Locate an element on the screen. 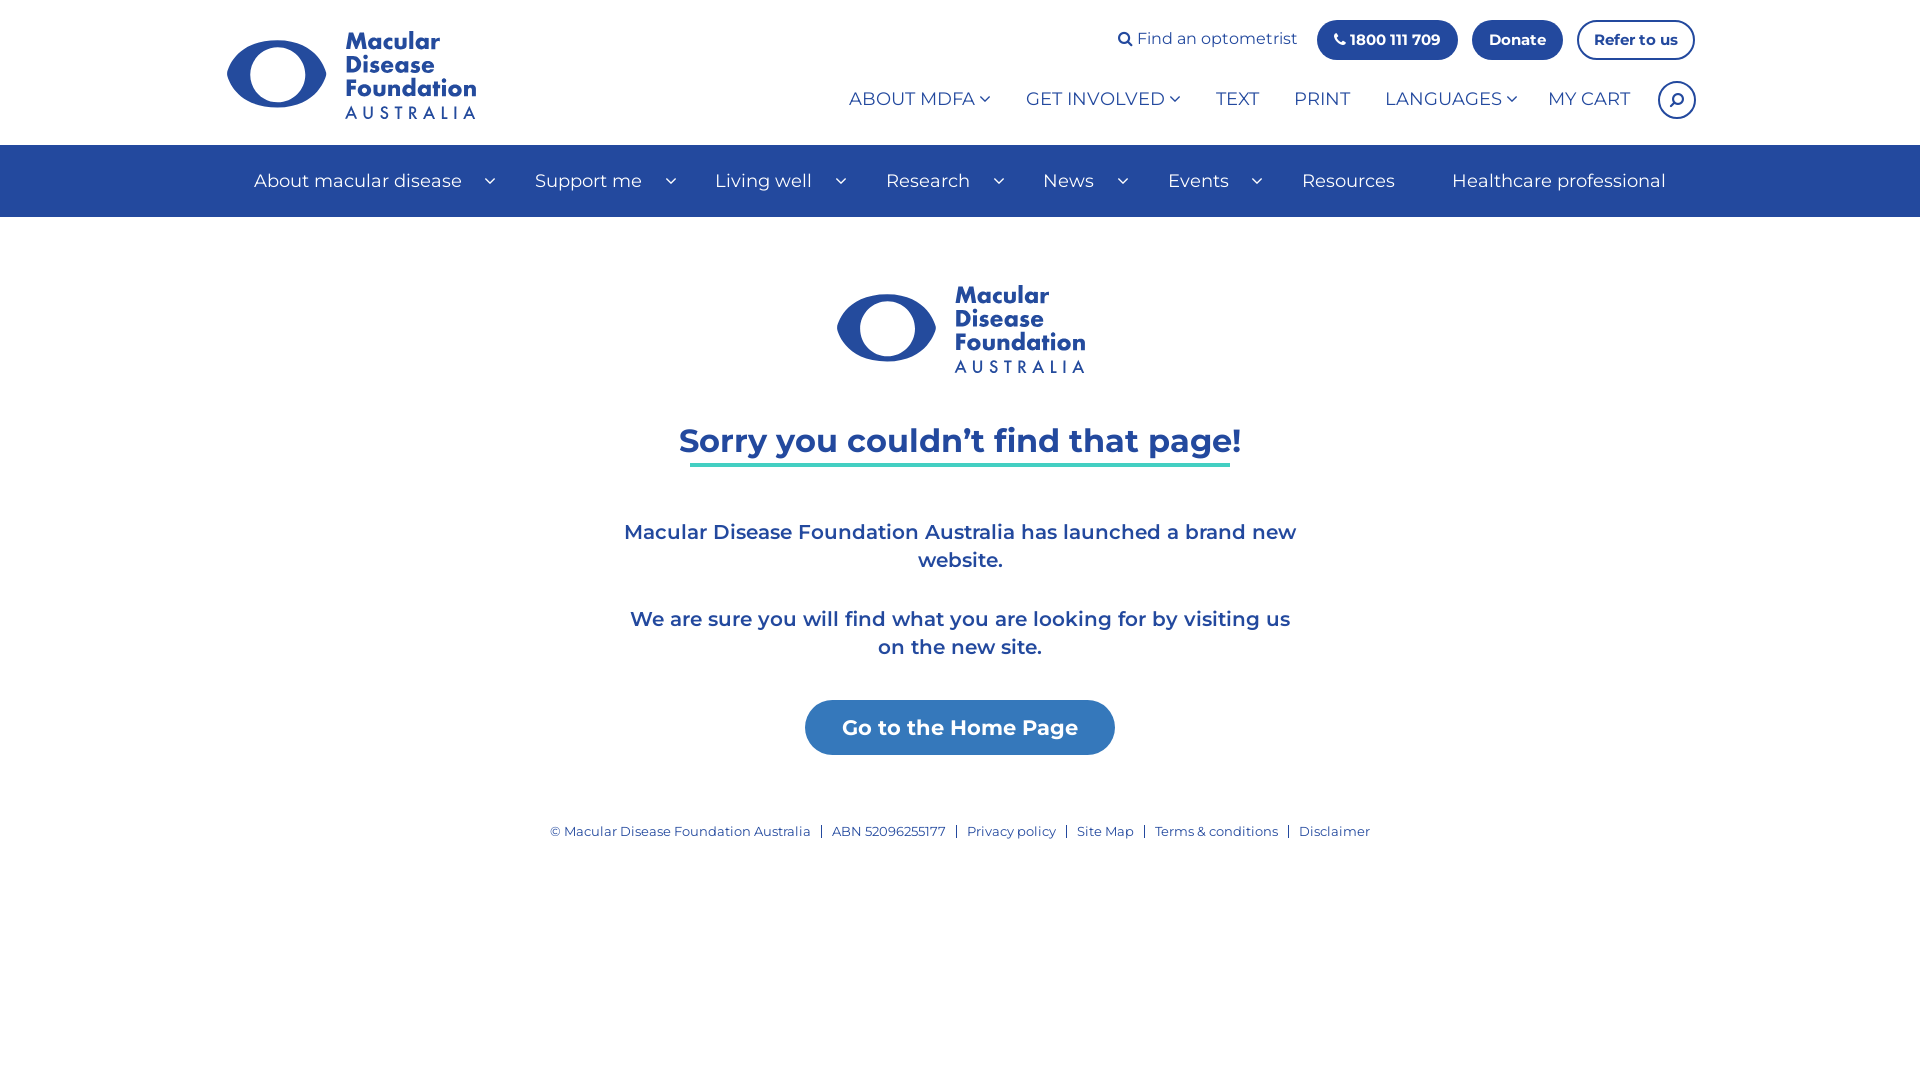 Image resolution: width=1920 pixels, height=1080 pixels. 'MY CART' is located at coordinates (1587, 100).